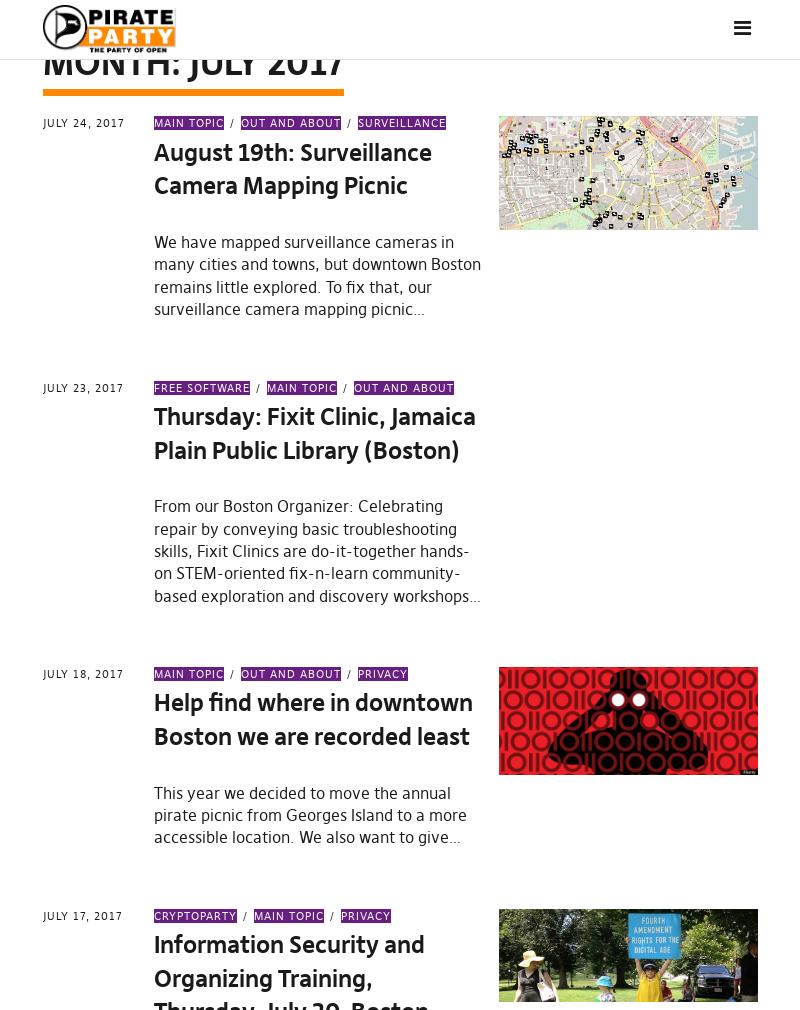 The image size is (800, 1010). What do you see at coordinates (194, 914) in the screenshot?
I see `'Cryptoparty'` at bounding box center [194, 914].